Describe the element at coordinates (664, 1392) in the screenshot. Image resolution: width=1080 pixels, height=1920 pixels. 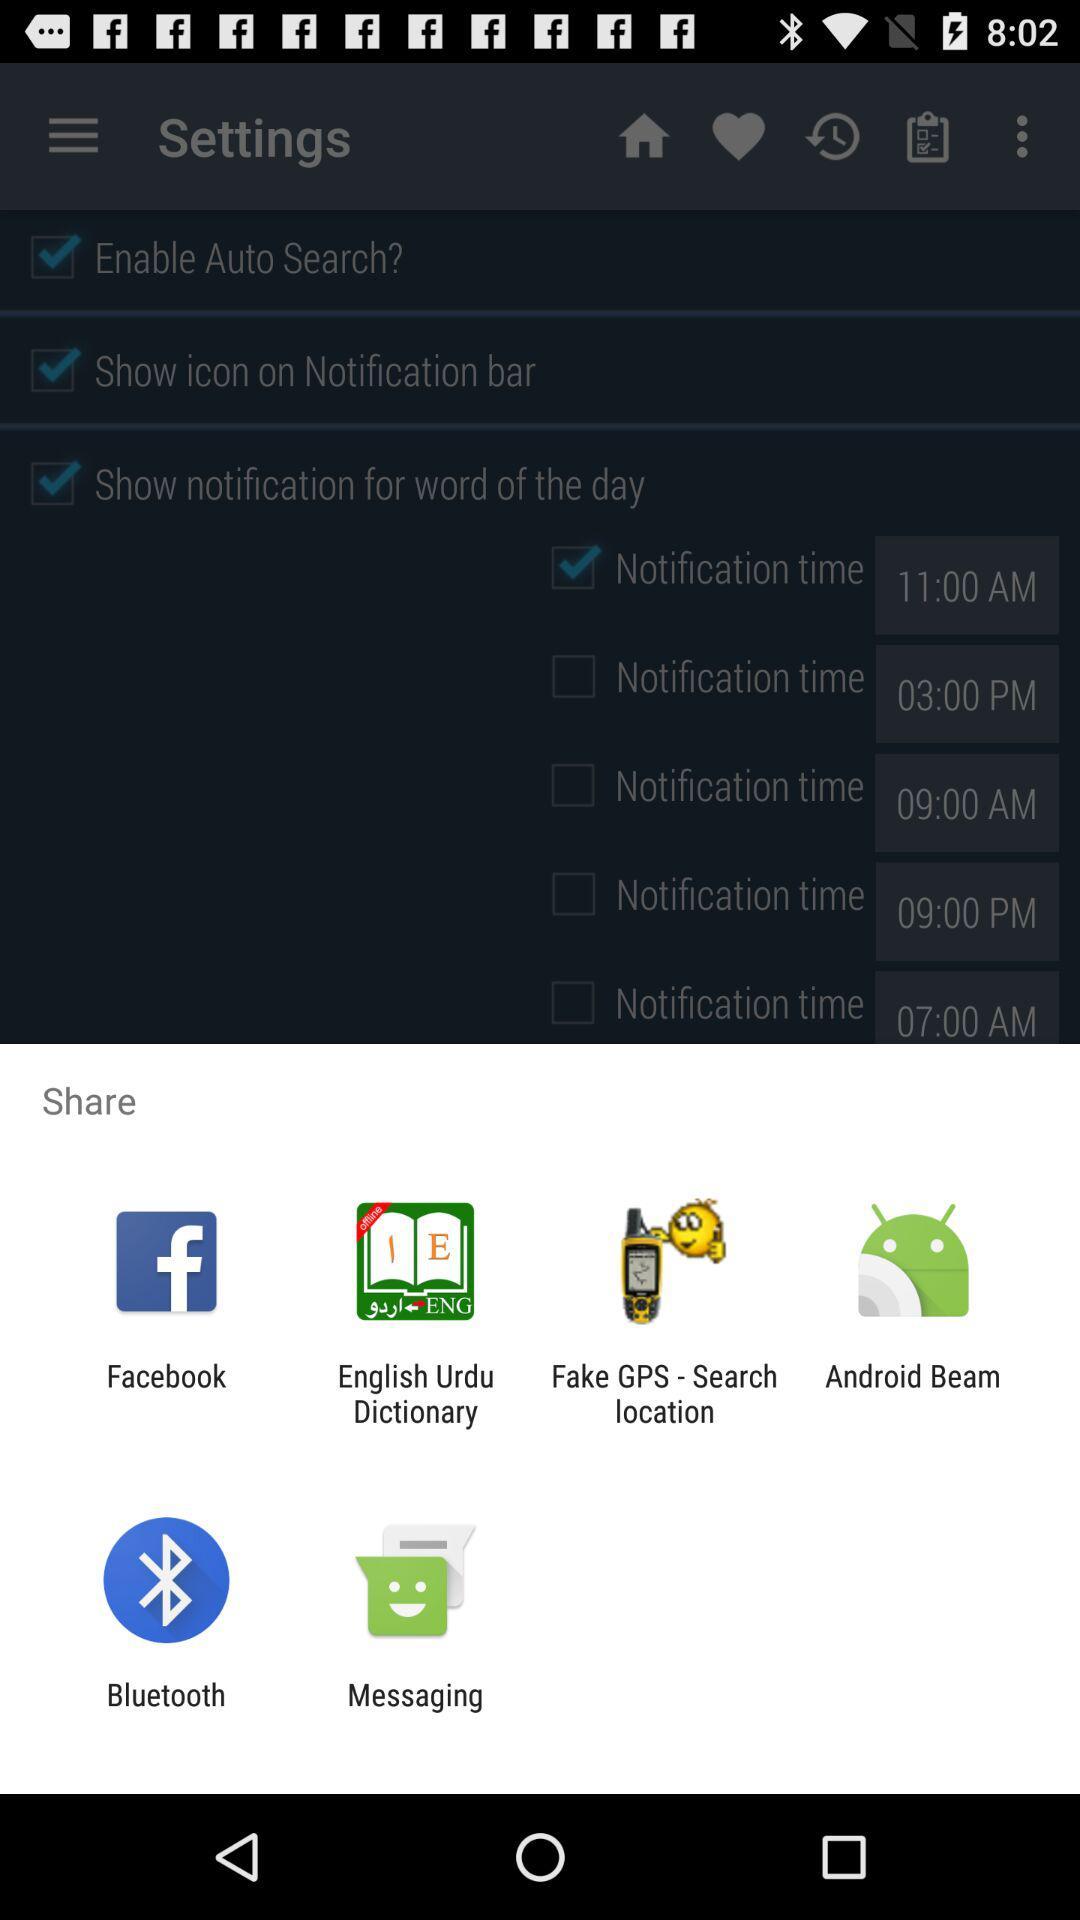
I see `the fake gps search` at that location.